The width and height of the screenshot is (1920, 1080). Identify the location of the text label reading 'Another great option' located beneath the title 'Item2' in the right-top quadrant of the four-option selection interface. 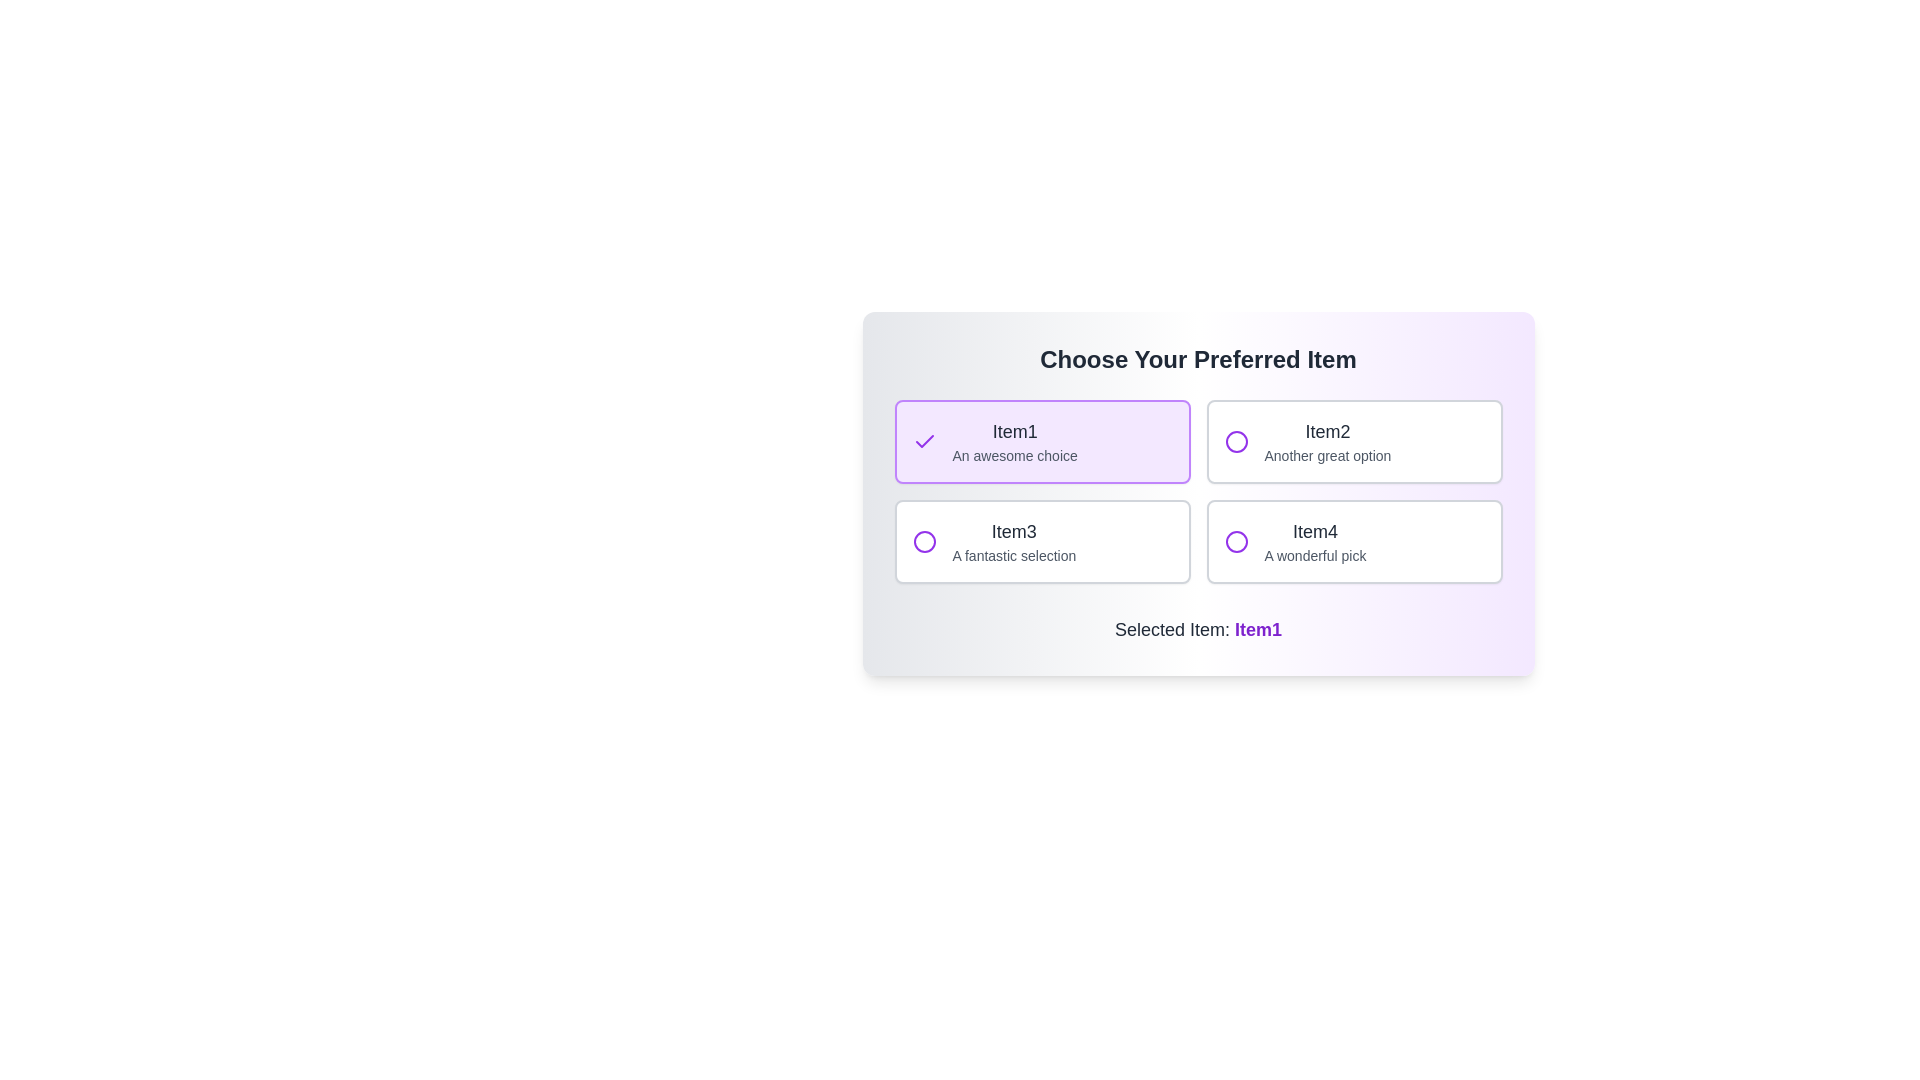
(1327, 455).